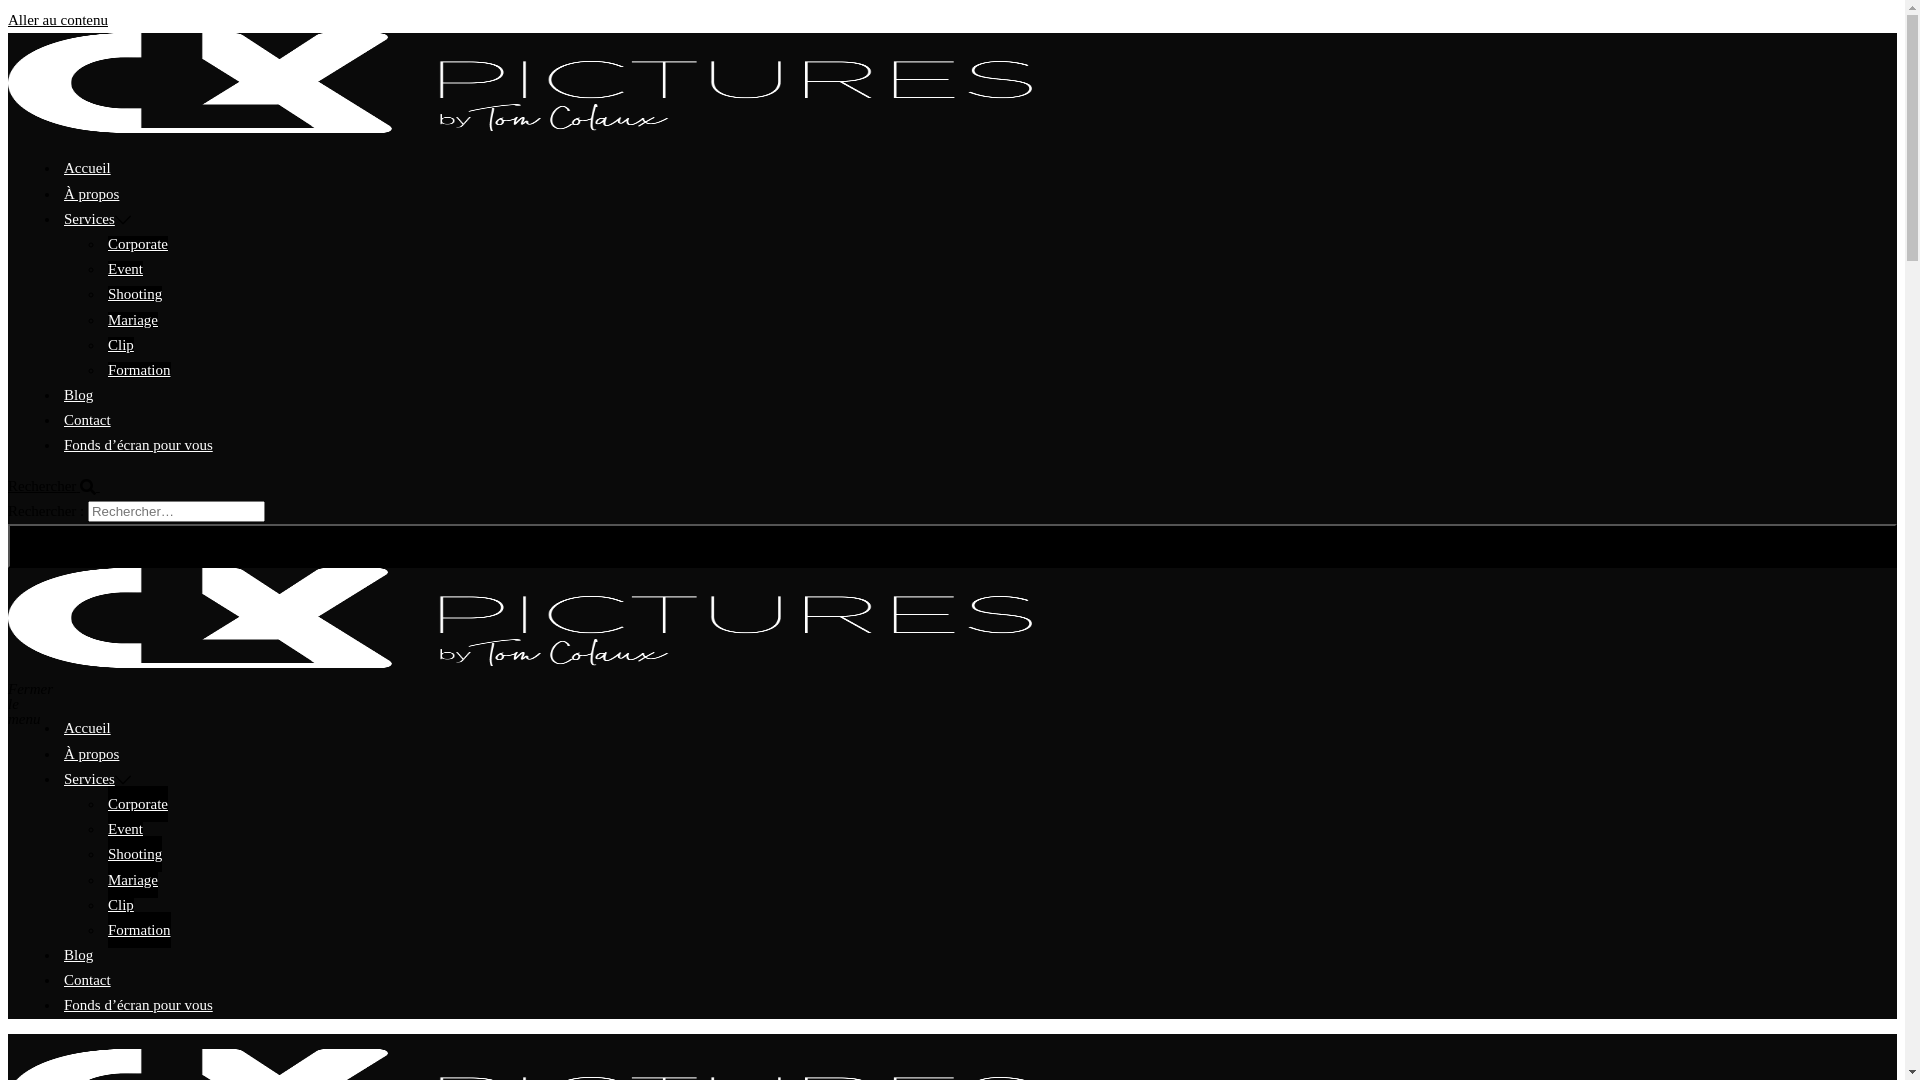 The height and width of the screenshot is (1080, 1920). Describe the element at coordinates (57, 19) in the screenshot. I see `'Aller au contenu'` at that location.